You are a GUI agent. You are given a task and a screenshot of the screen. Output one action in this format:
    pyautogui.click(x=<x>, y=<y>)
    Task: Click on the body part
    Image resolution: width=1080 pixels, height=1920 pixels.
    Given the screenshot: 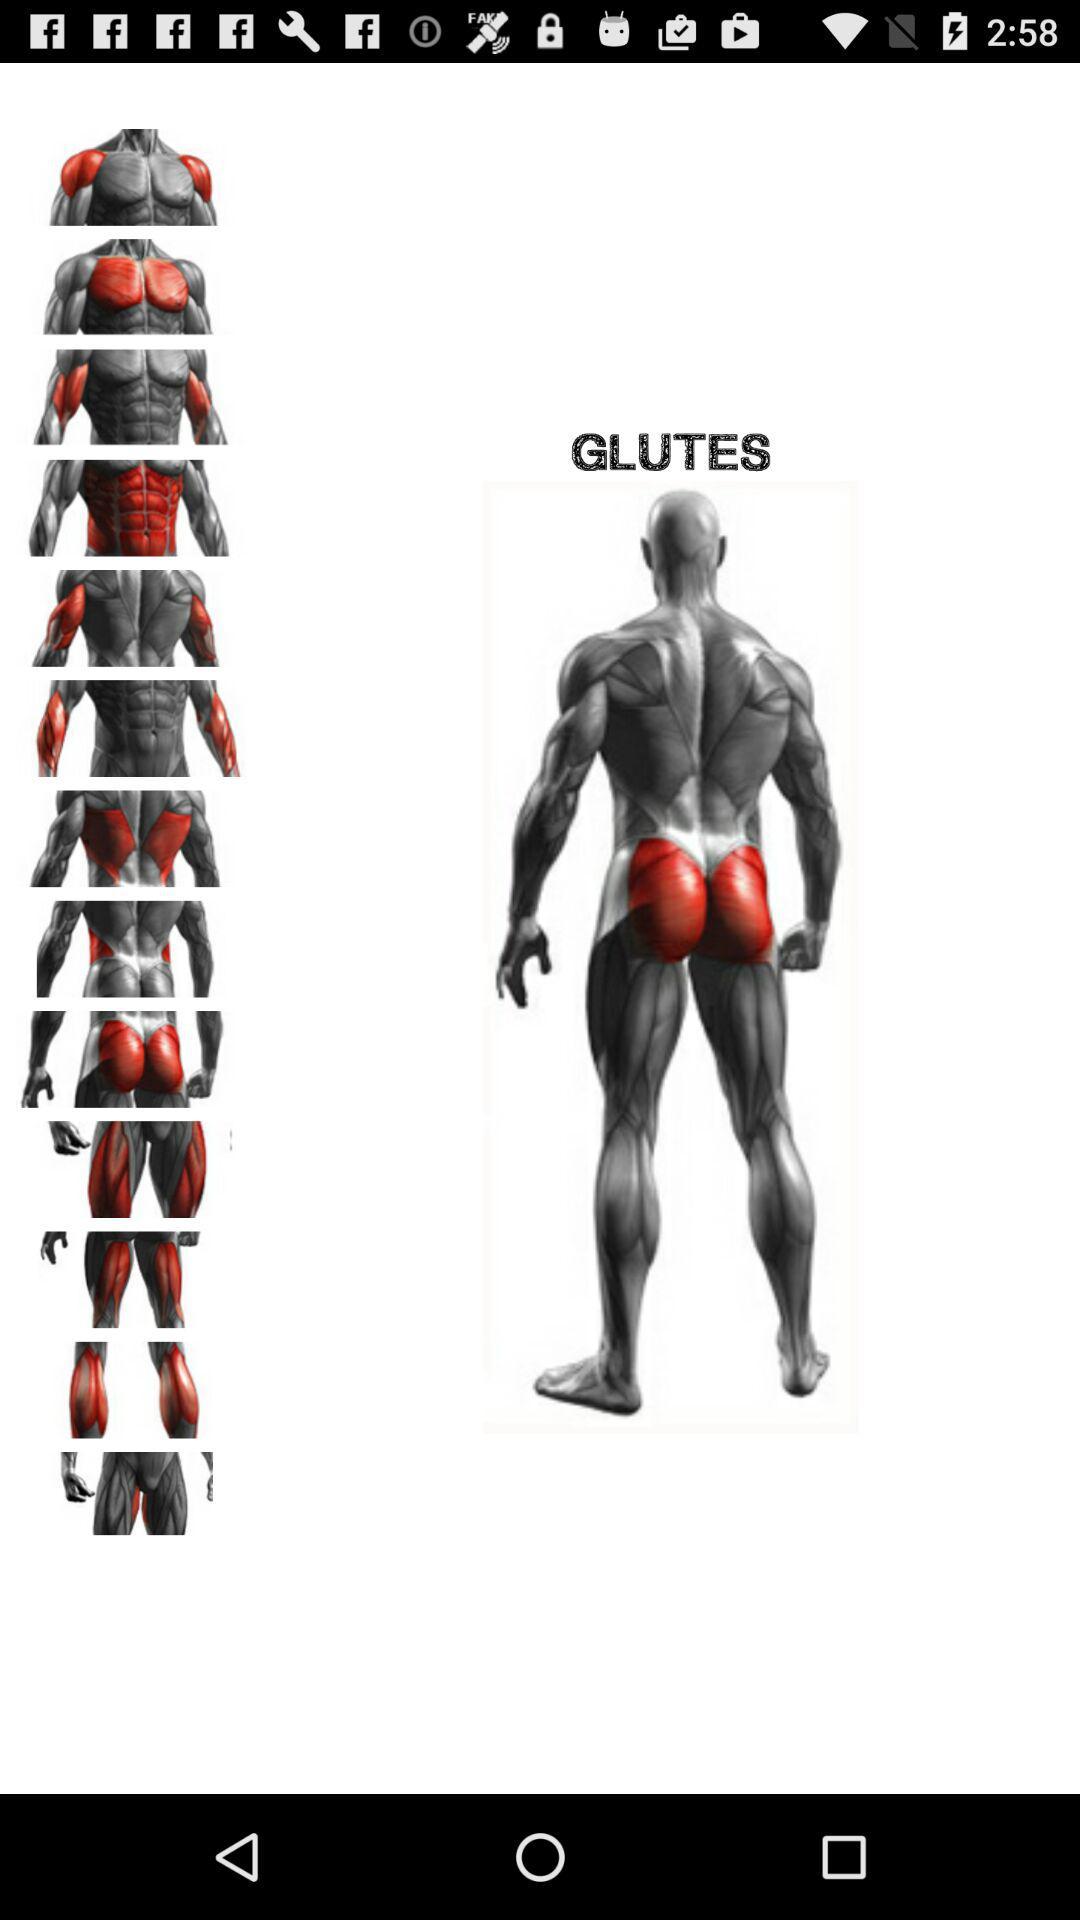 What is the action you would take?
    pyautogui.click(x=131, y=391)
    